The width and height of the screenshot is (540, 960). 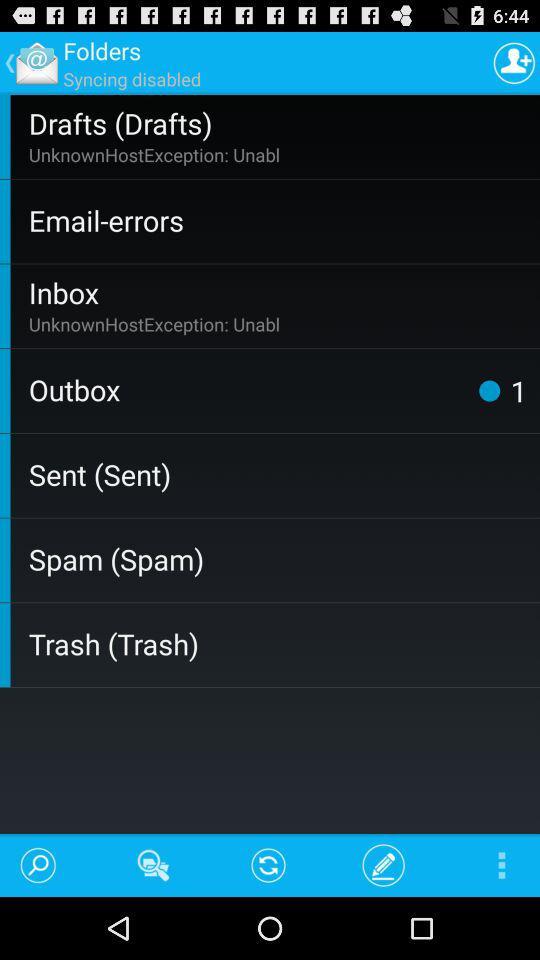 What do you see at coordinates (279, 291) in the screenshot?
I see `item below the email-errors icon` at bounding box center [279, 291].